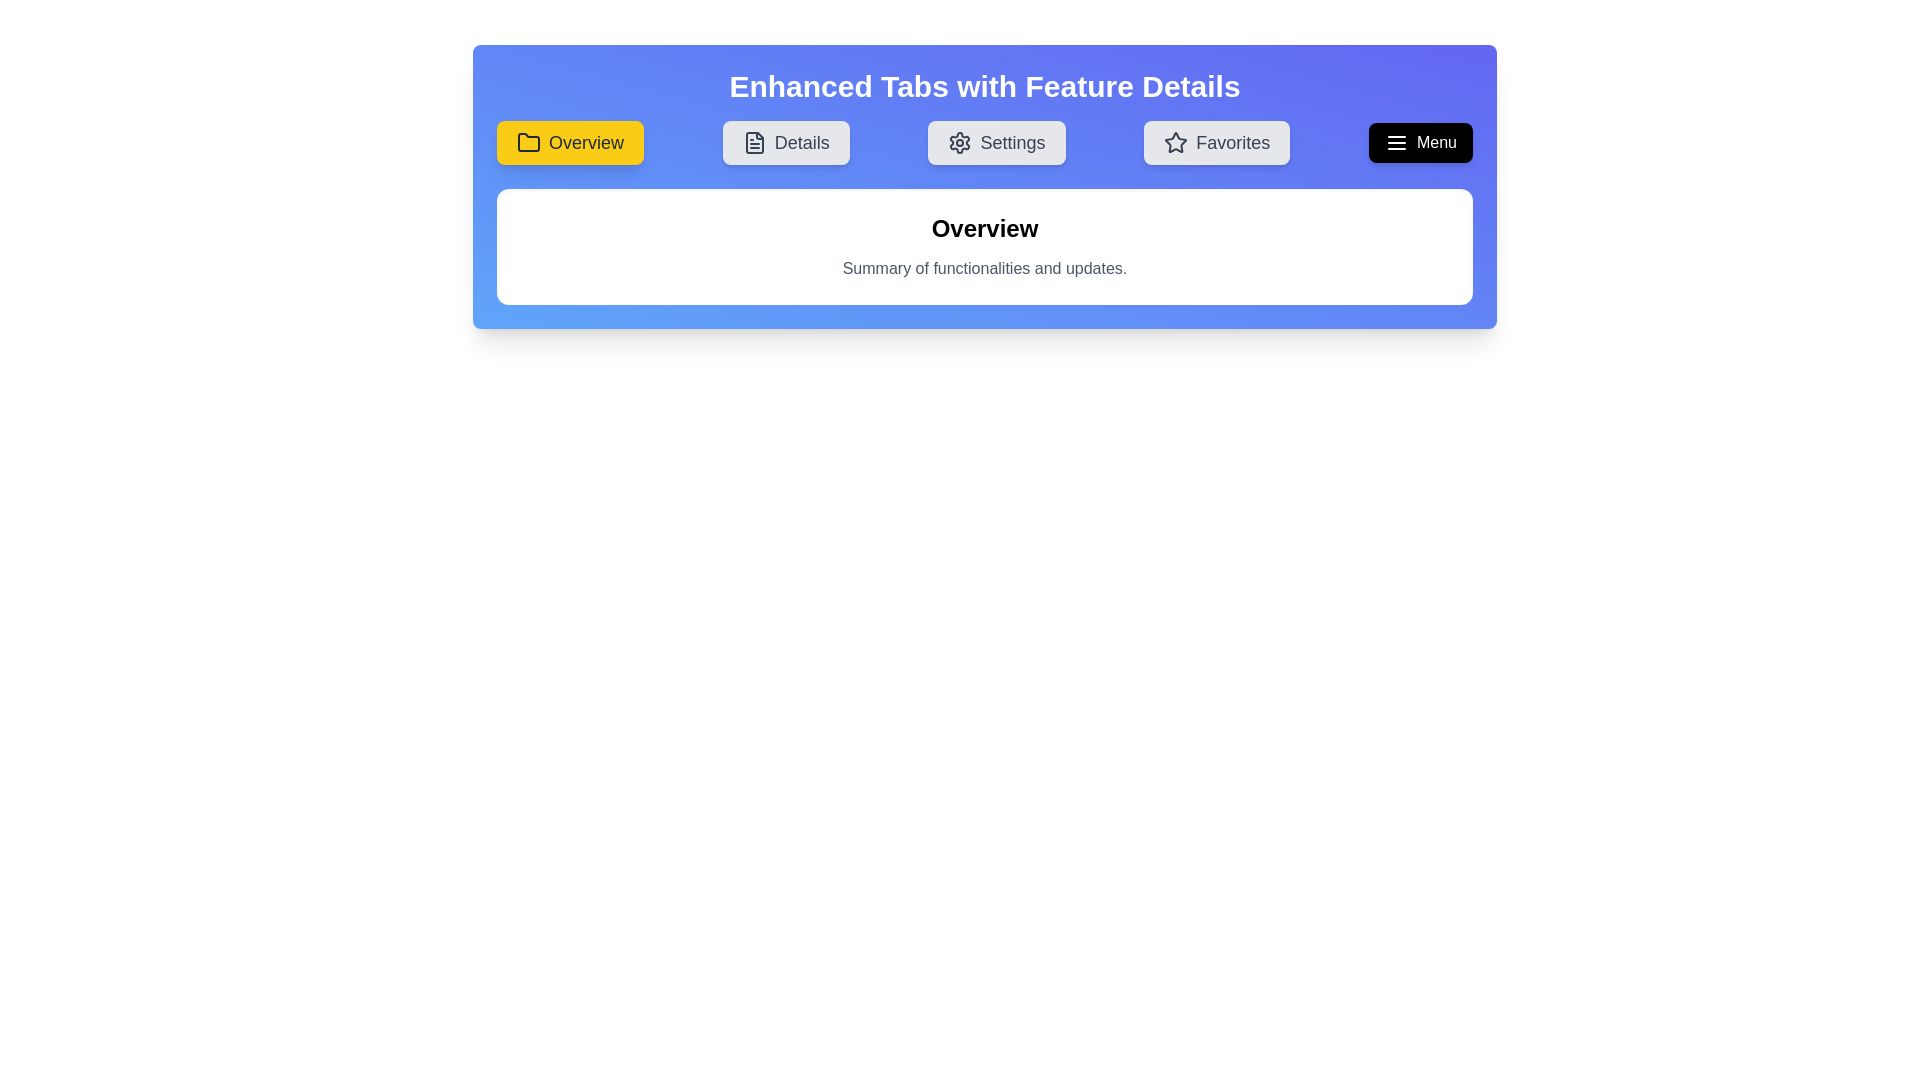  What do you see at coordinates (1216, 141) in the screenshot?
I see `the 'Favorites' button, which is the fourth button from the left in the navigation bar` at bounding box center [1216, 141].